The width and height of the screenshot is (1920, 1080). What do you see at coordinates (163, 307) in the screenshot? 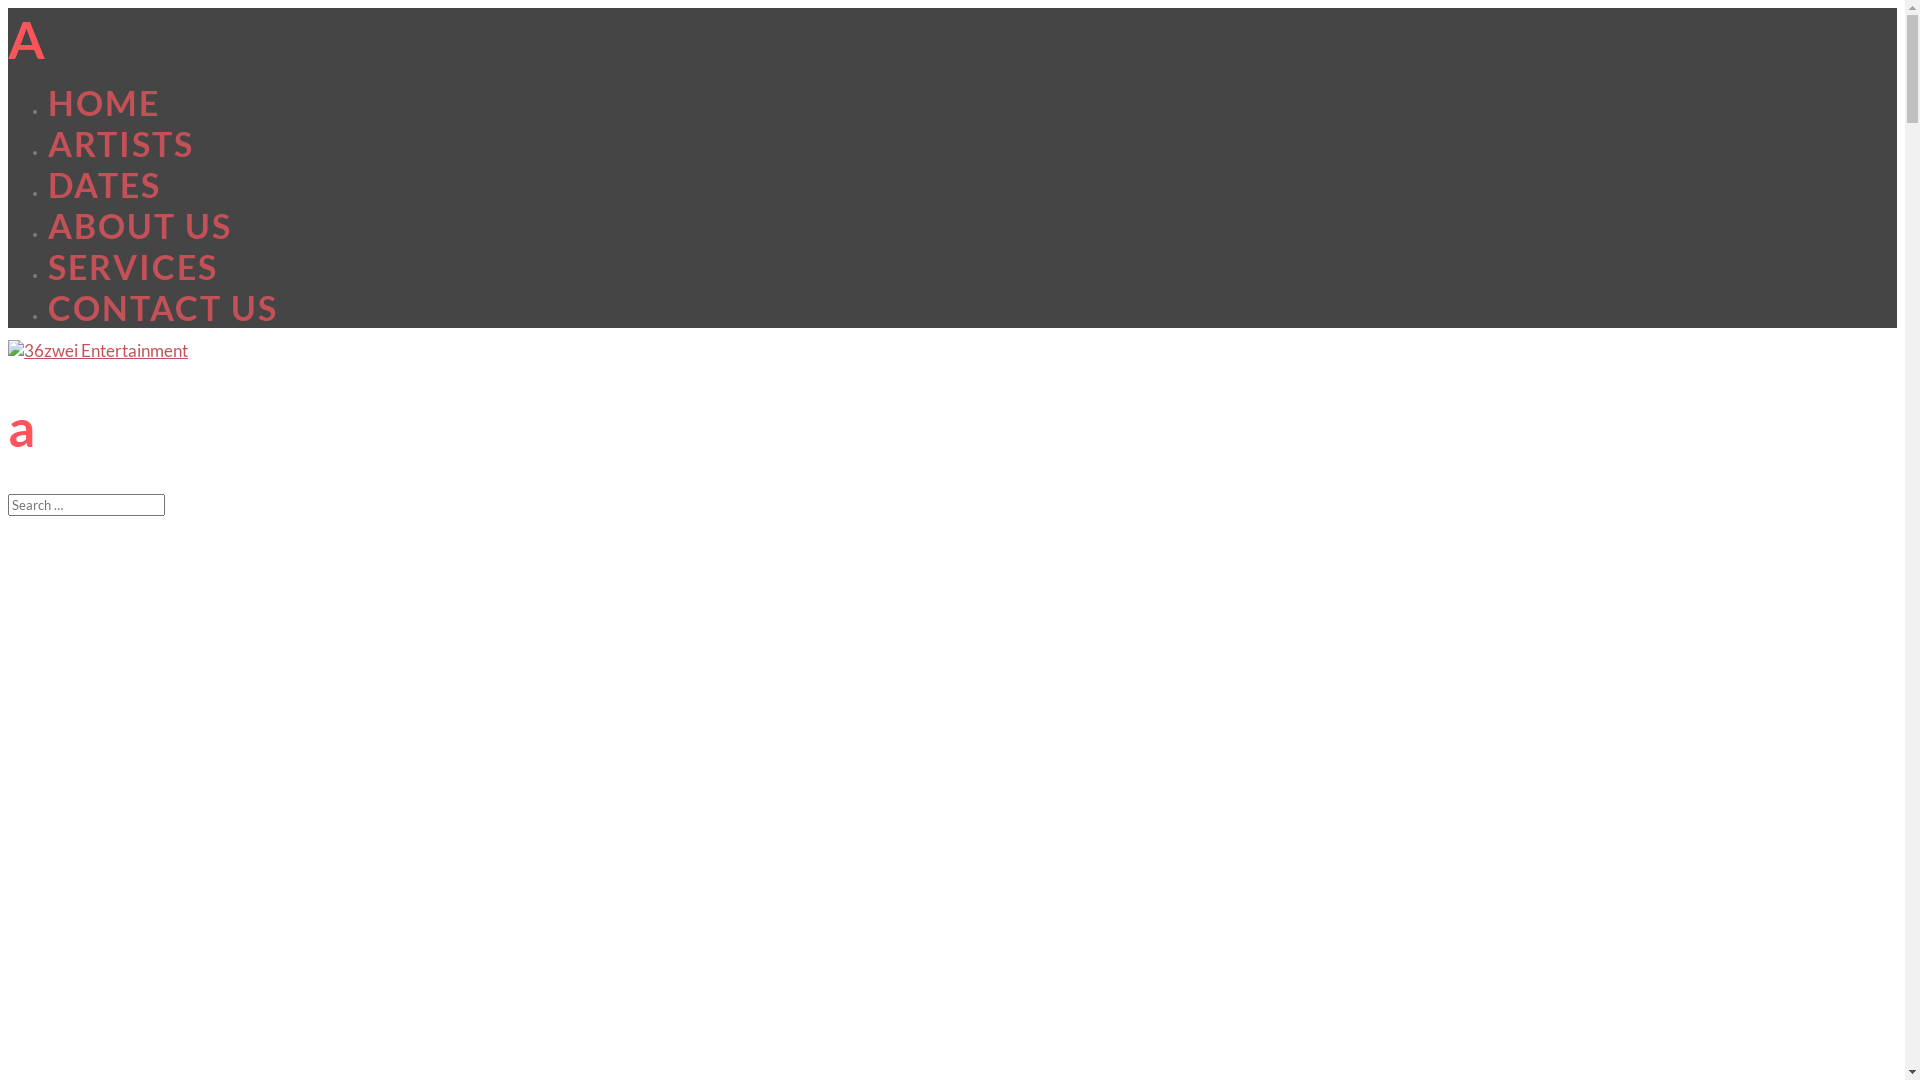
I see `'CONTACT US'` at bounding box center [163, 307].